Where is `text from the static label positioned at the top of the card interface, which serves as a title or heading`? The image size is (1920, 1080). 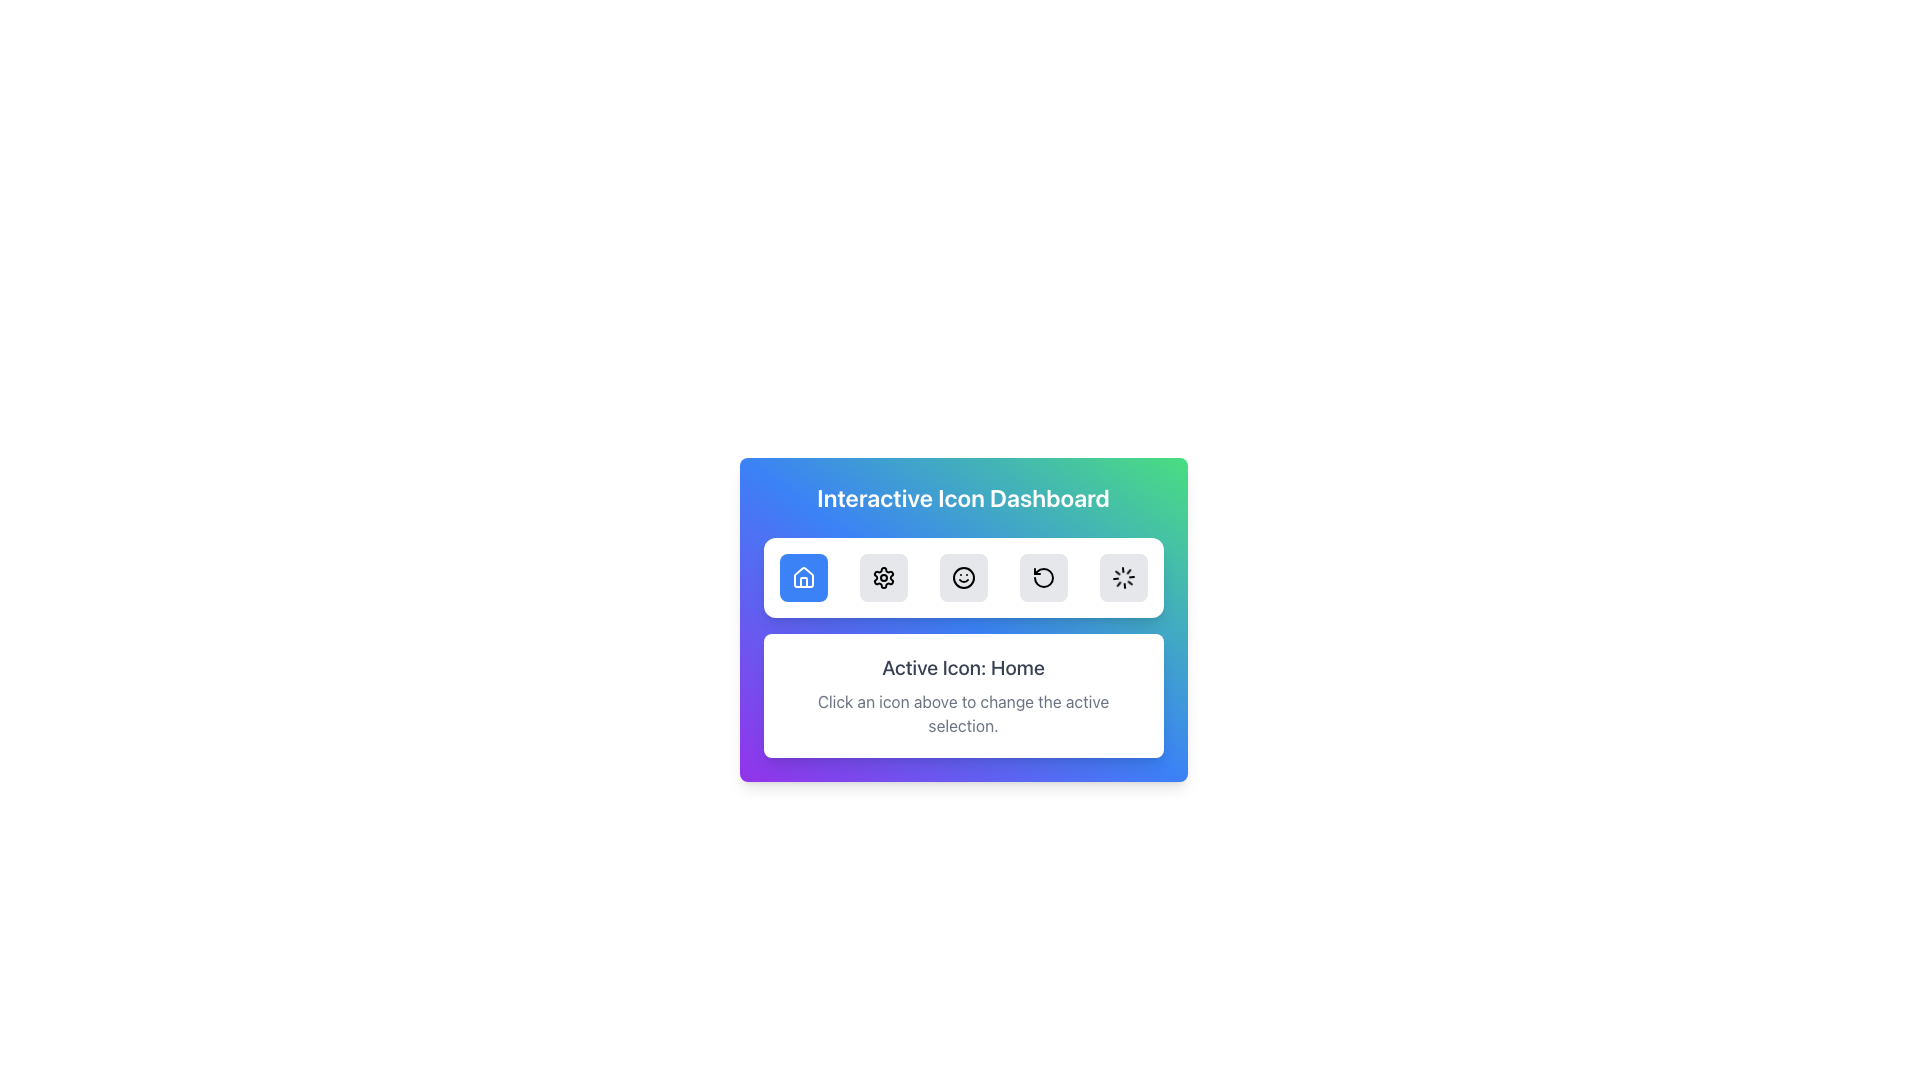
text from the static label positioned at the top of the card interface, which serves as a title or heading is located at coordinates (963, 496).